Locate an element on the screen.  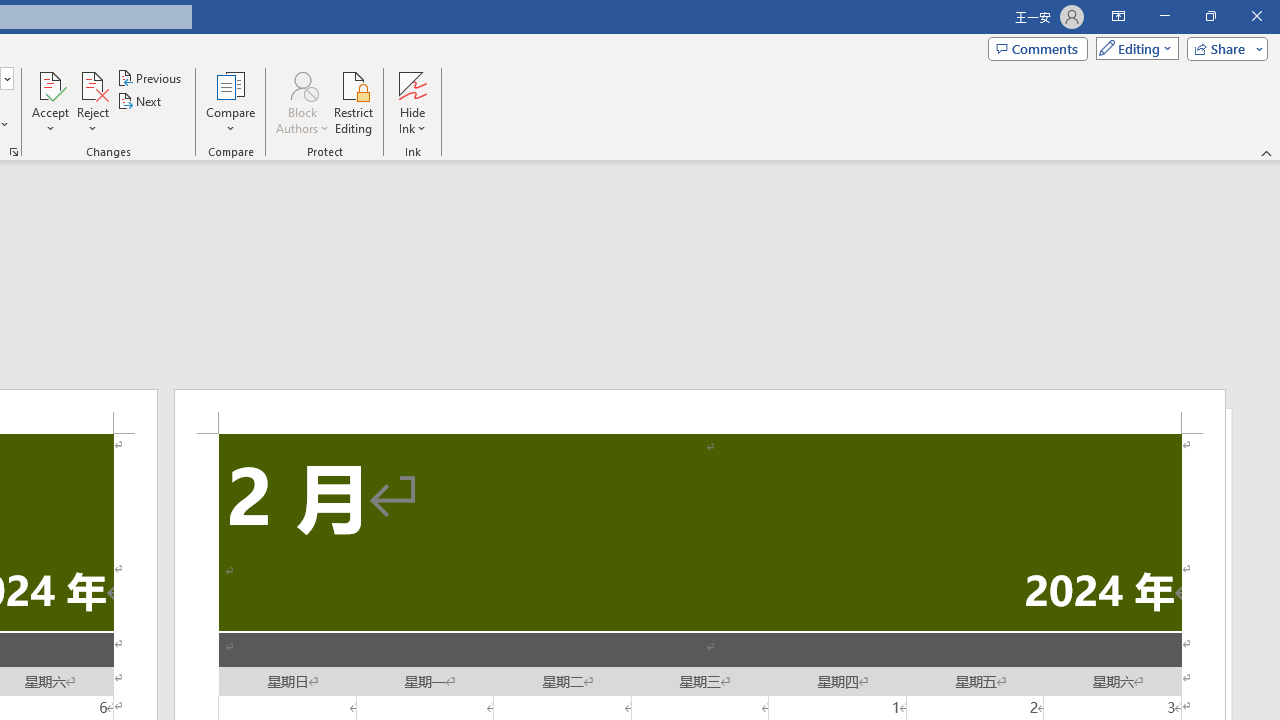
'Next' is located at coordinates (139, 101).